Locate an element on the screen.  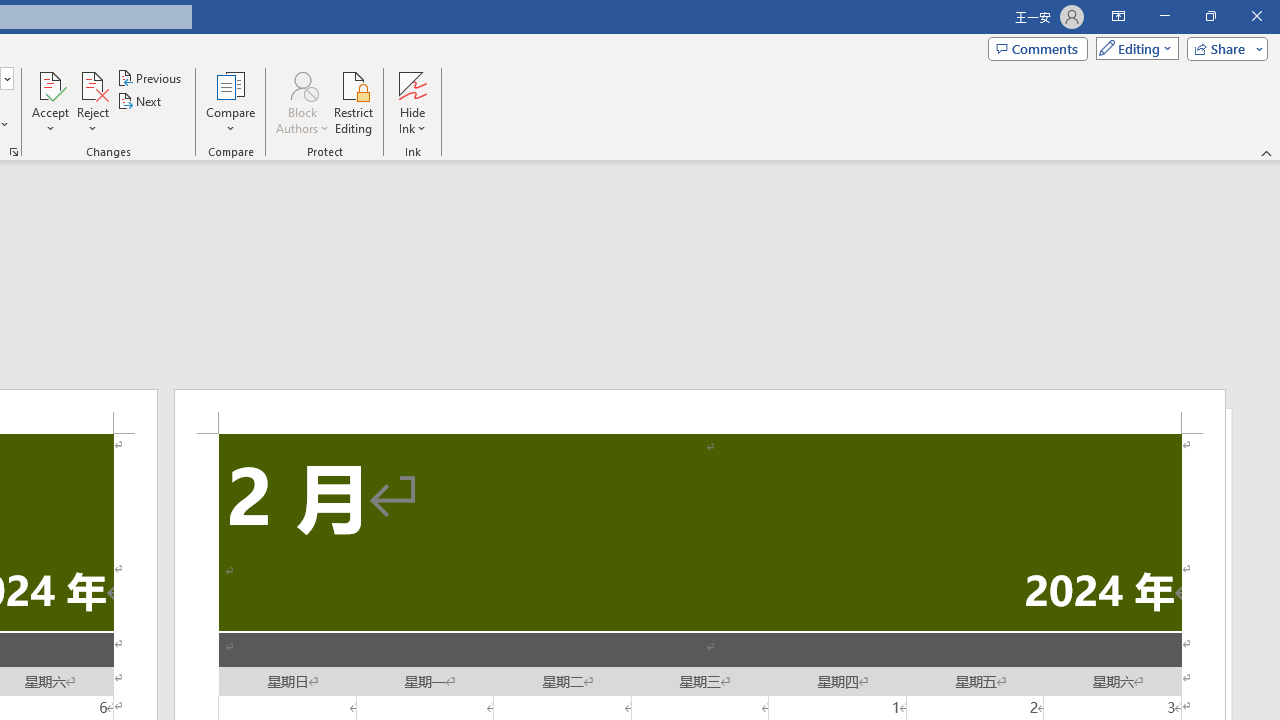
'Next' is located at coordinates (139, 101).